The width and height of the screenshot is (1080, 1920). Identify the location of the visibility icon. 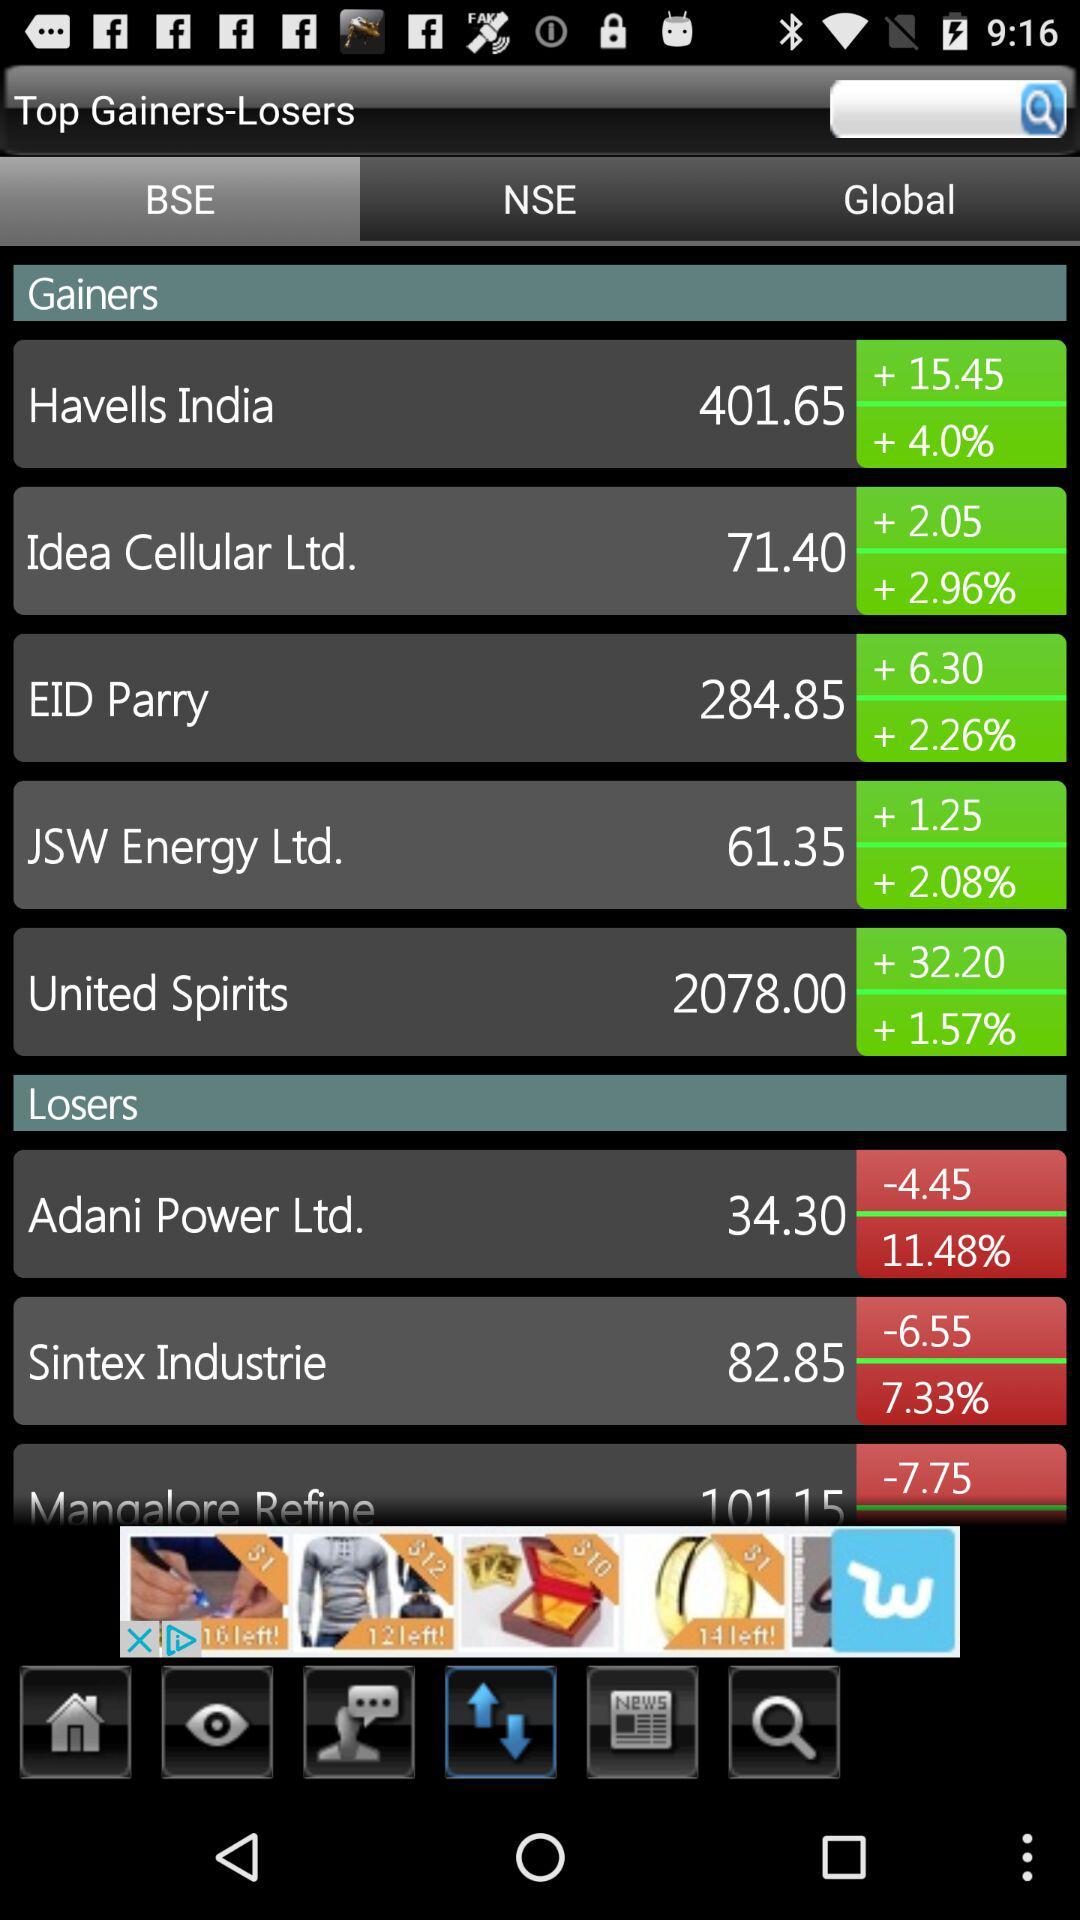
(217, 1848).